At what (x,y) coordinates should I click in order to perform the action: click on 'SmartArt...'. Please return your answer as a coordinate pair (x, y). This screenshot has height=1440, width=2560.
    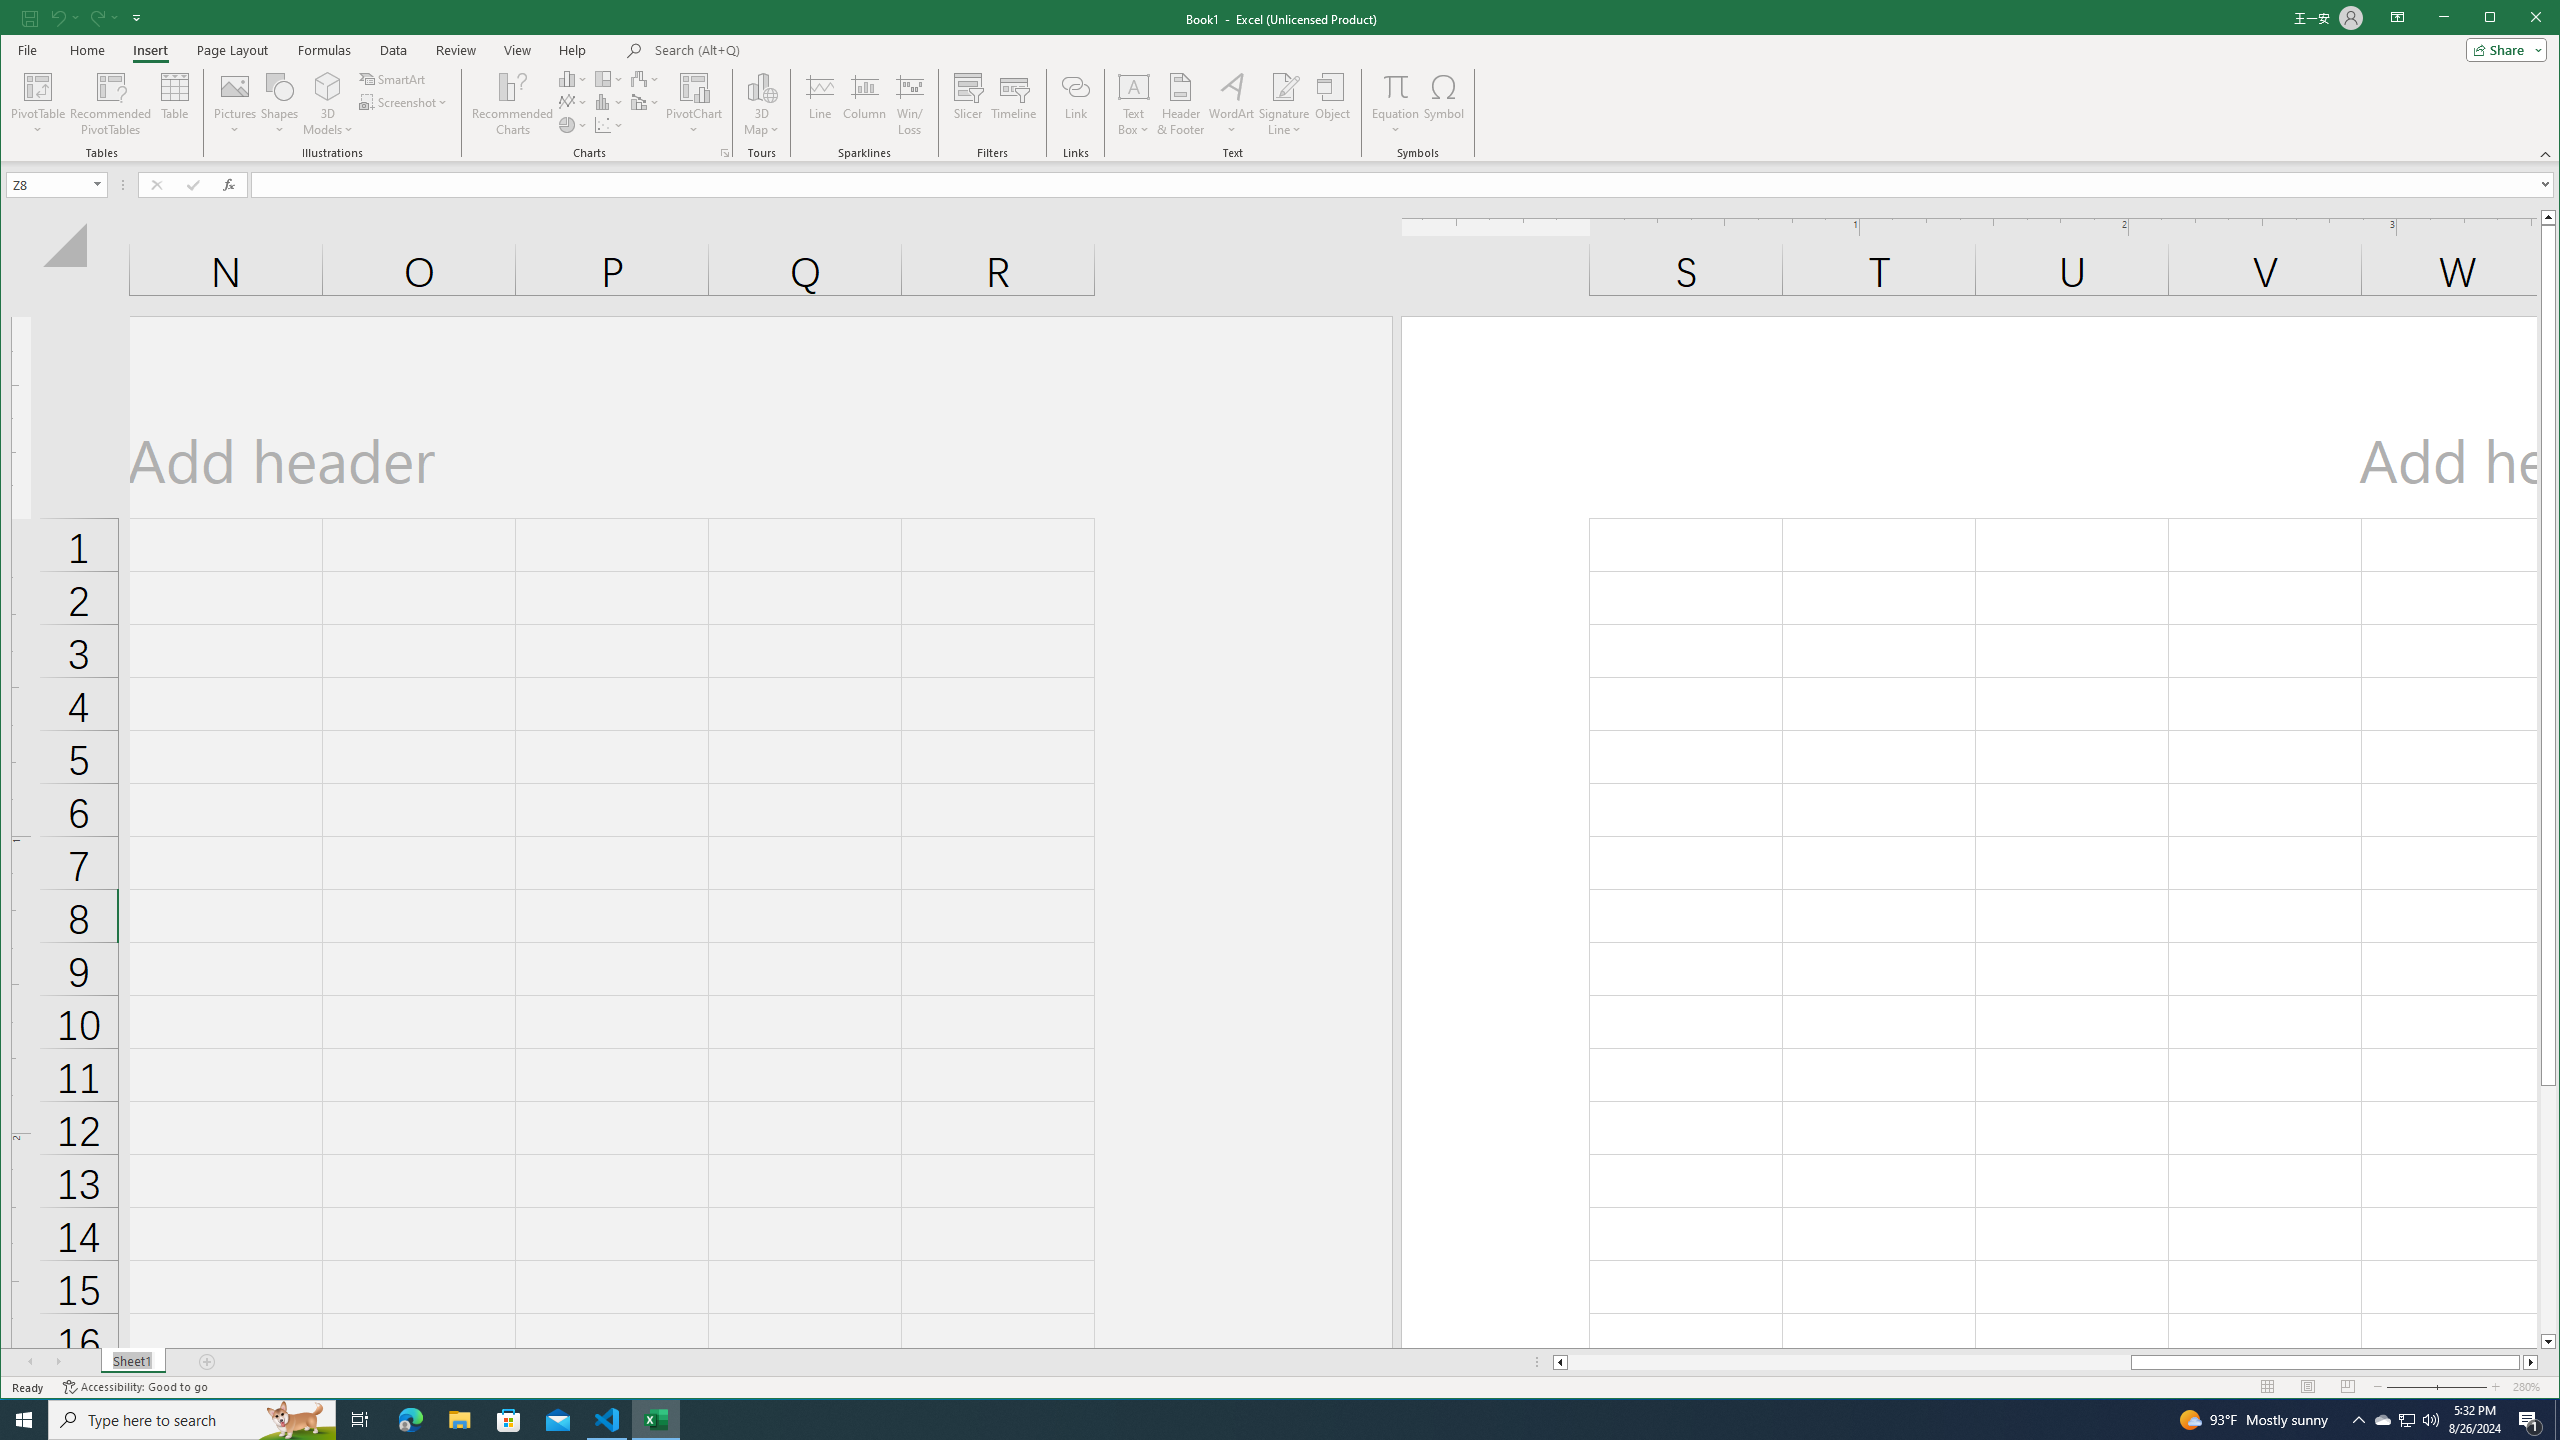
    Looking at the image, I should click on (394, 78).